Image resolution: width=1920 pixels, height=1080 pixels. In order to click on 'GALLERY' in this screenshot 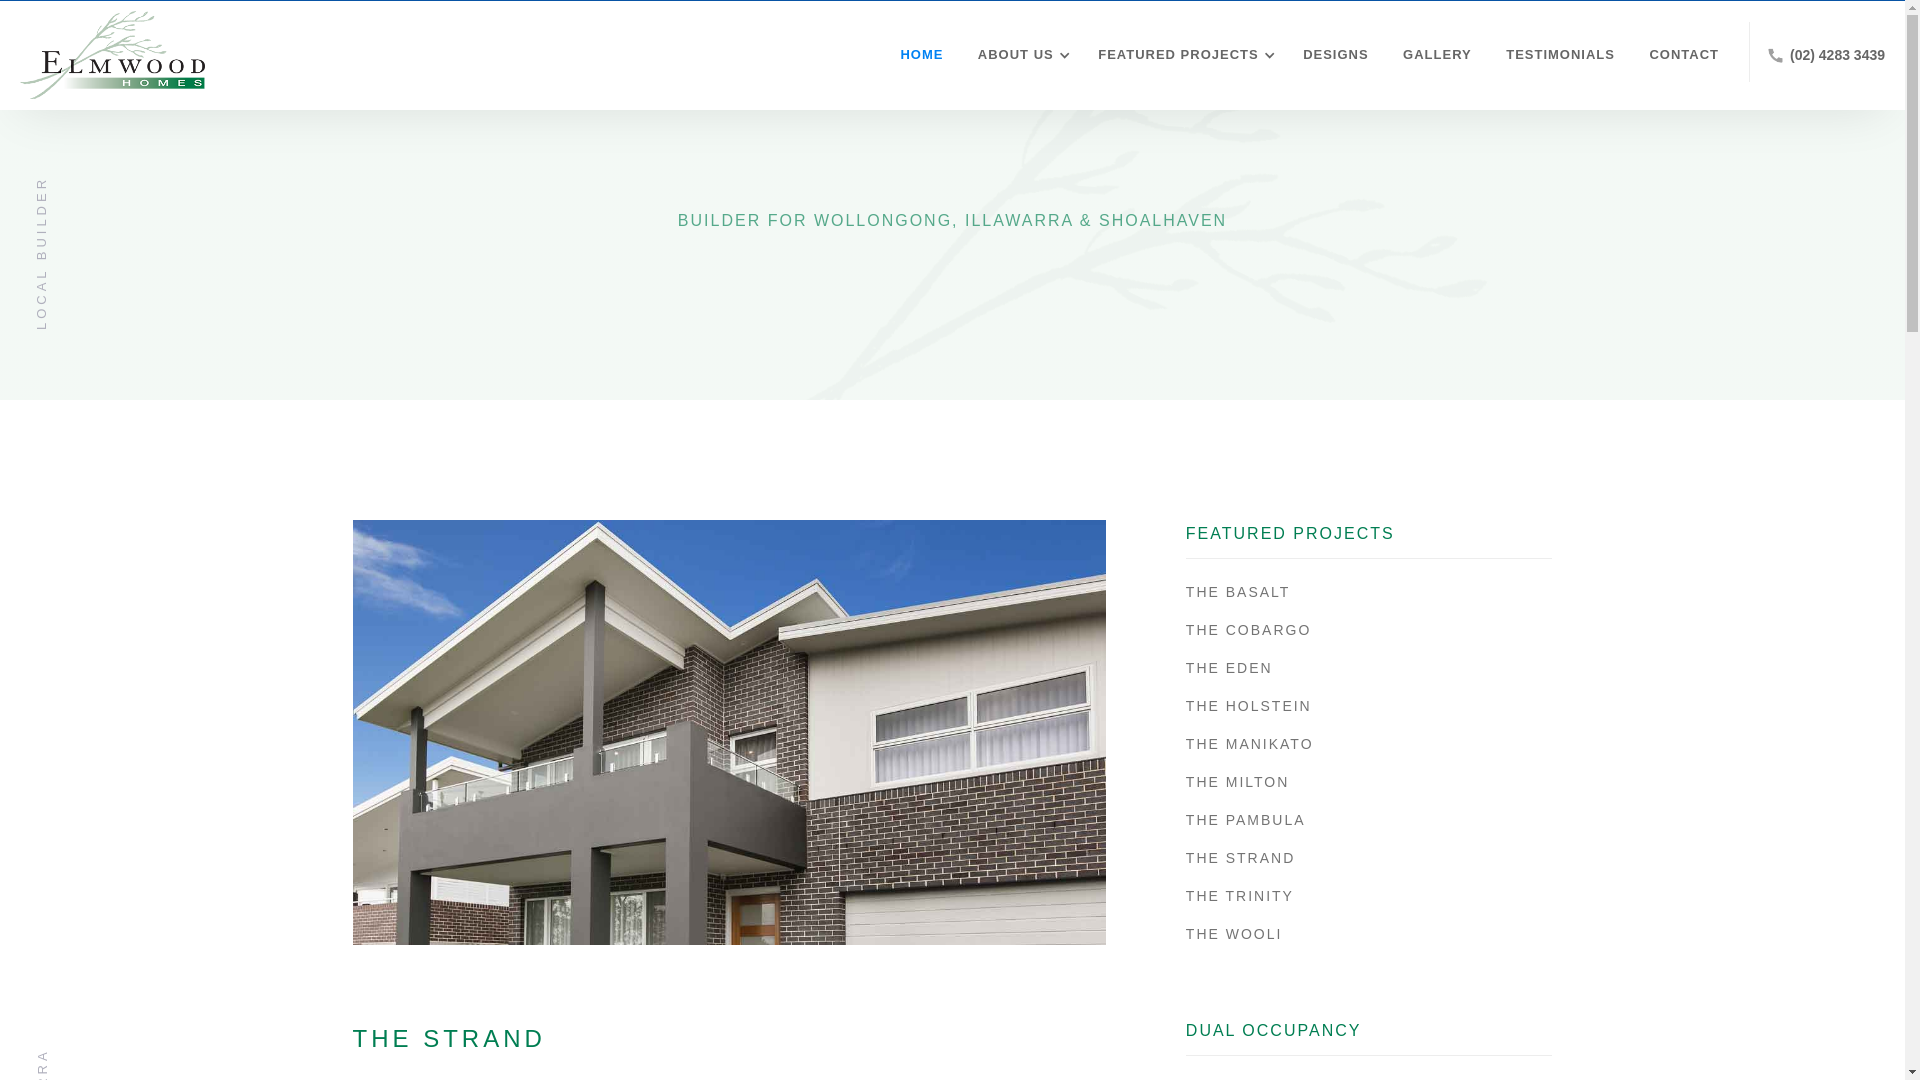, I will do `click(1431, 53)`.